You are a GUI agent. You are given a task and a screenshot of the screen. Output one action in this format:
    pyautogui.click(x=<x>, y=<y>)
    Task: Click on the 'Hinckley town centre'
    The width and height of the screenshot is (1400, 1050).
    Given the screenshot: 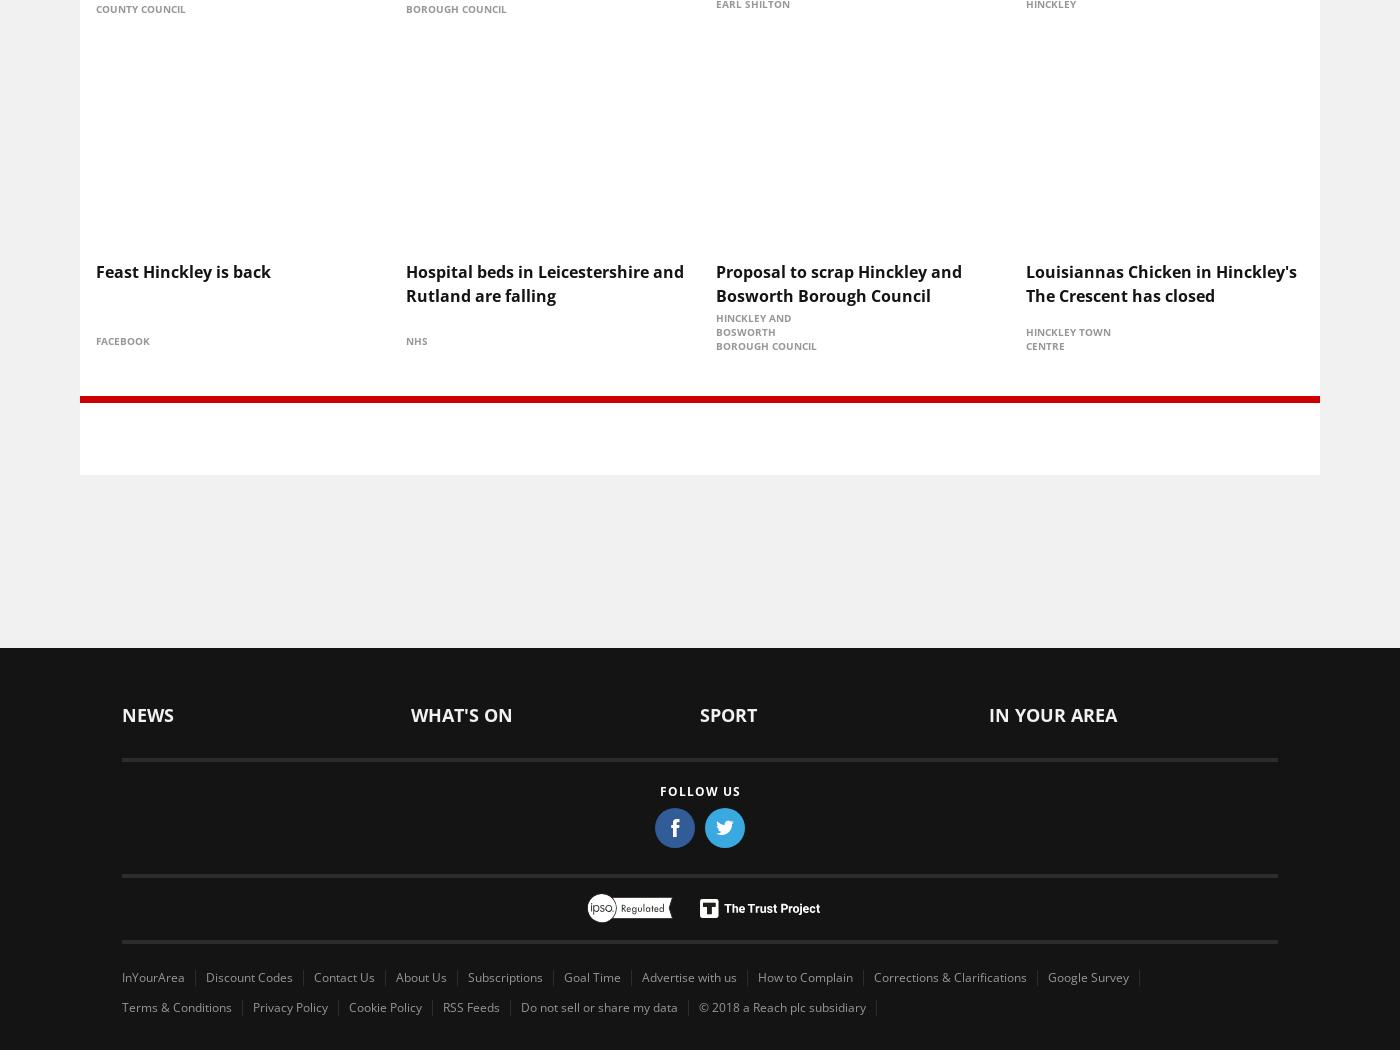 What is the action you would take?
    pyautogui.click(x=1068, y=337)
    